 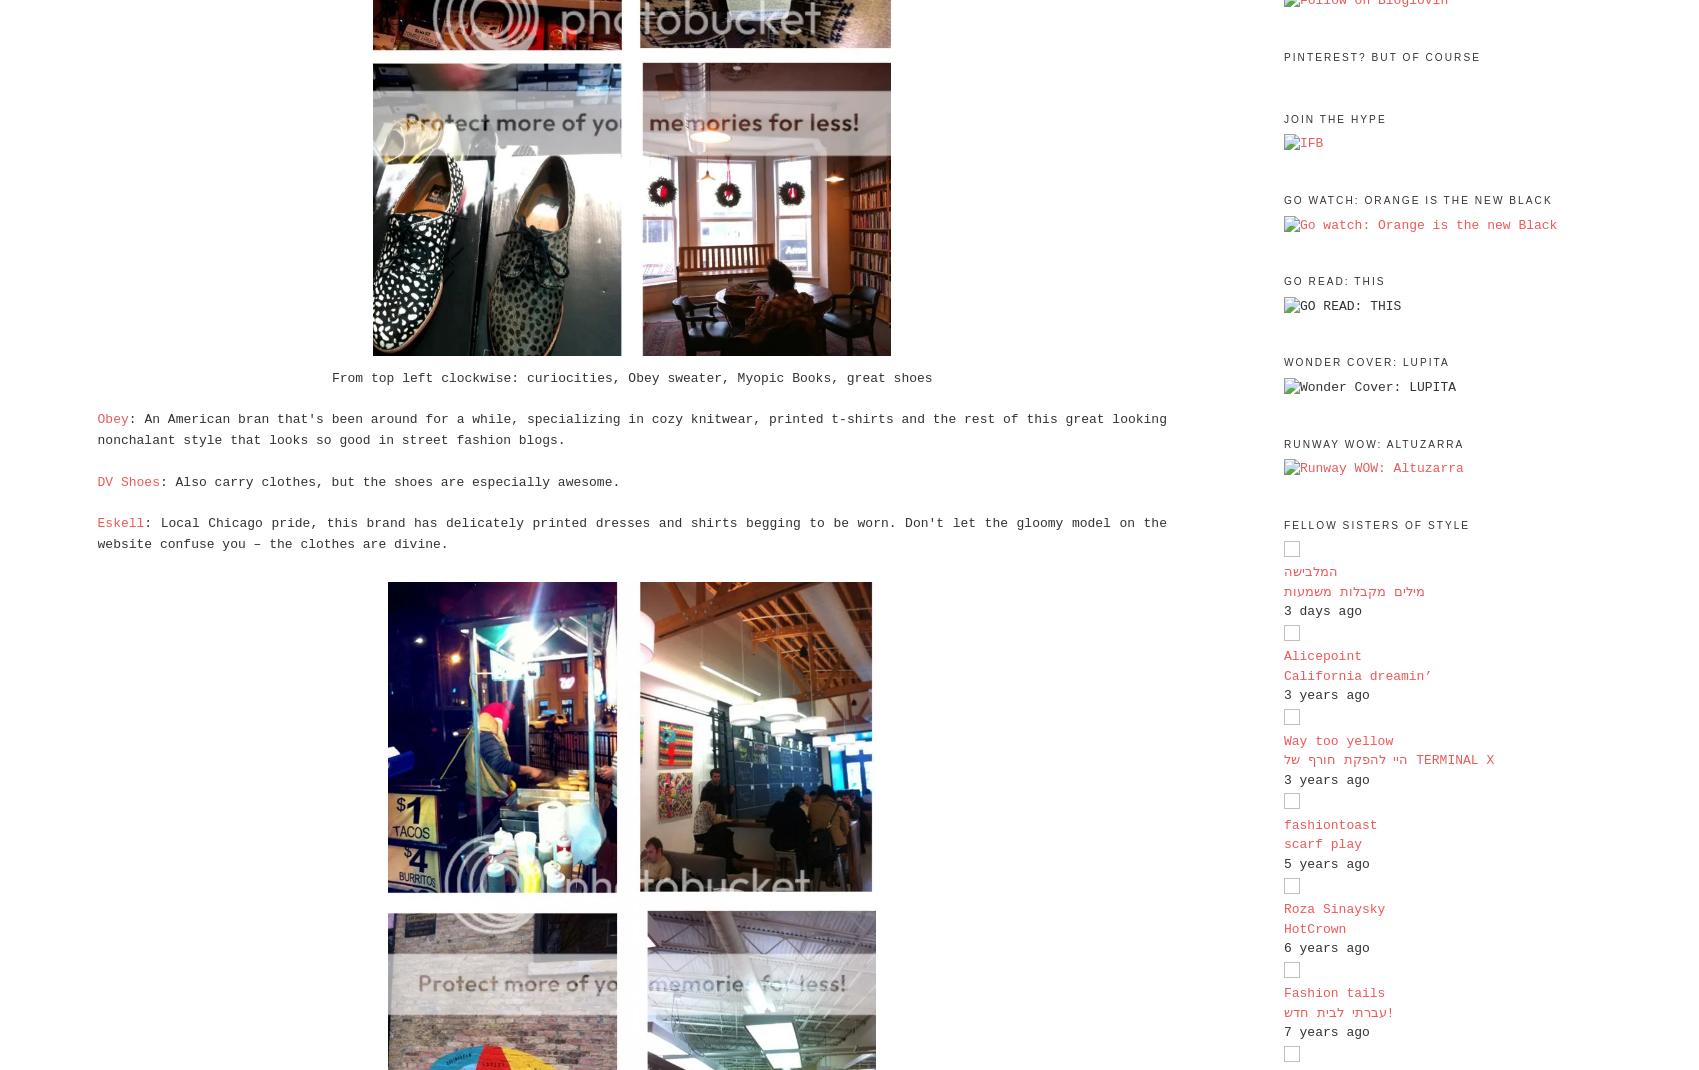 What do you see at coordinates (1326, 863) in the screenshot?
I see `'5 years ago'` at bounding box center [1326, 863].